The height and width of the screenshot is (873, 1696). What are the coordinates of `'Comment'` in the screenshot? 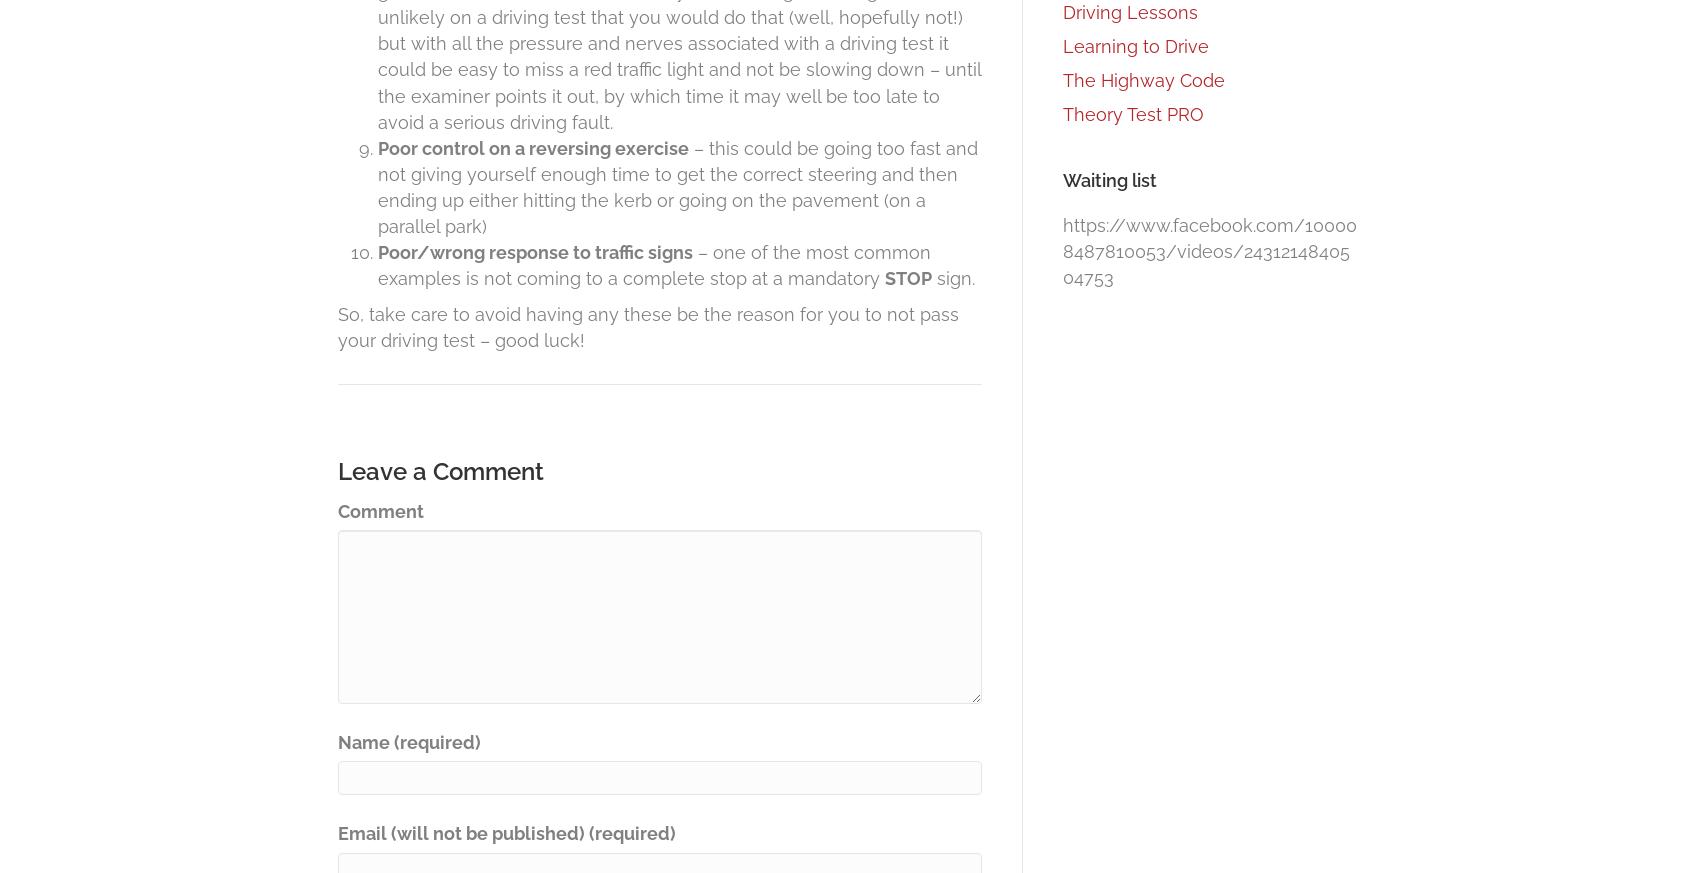 It's located at (379, 511).